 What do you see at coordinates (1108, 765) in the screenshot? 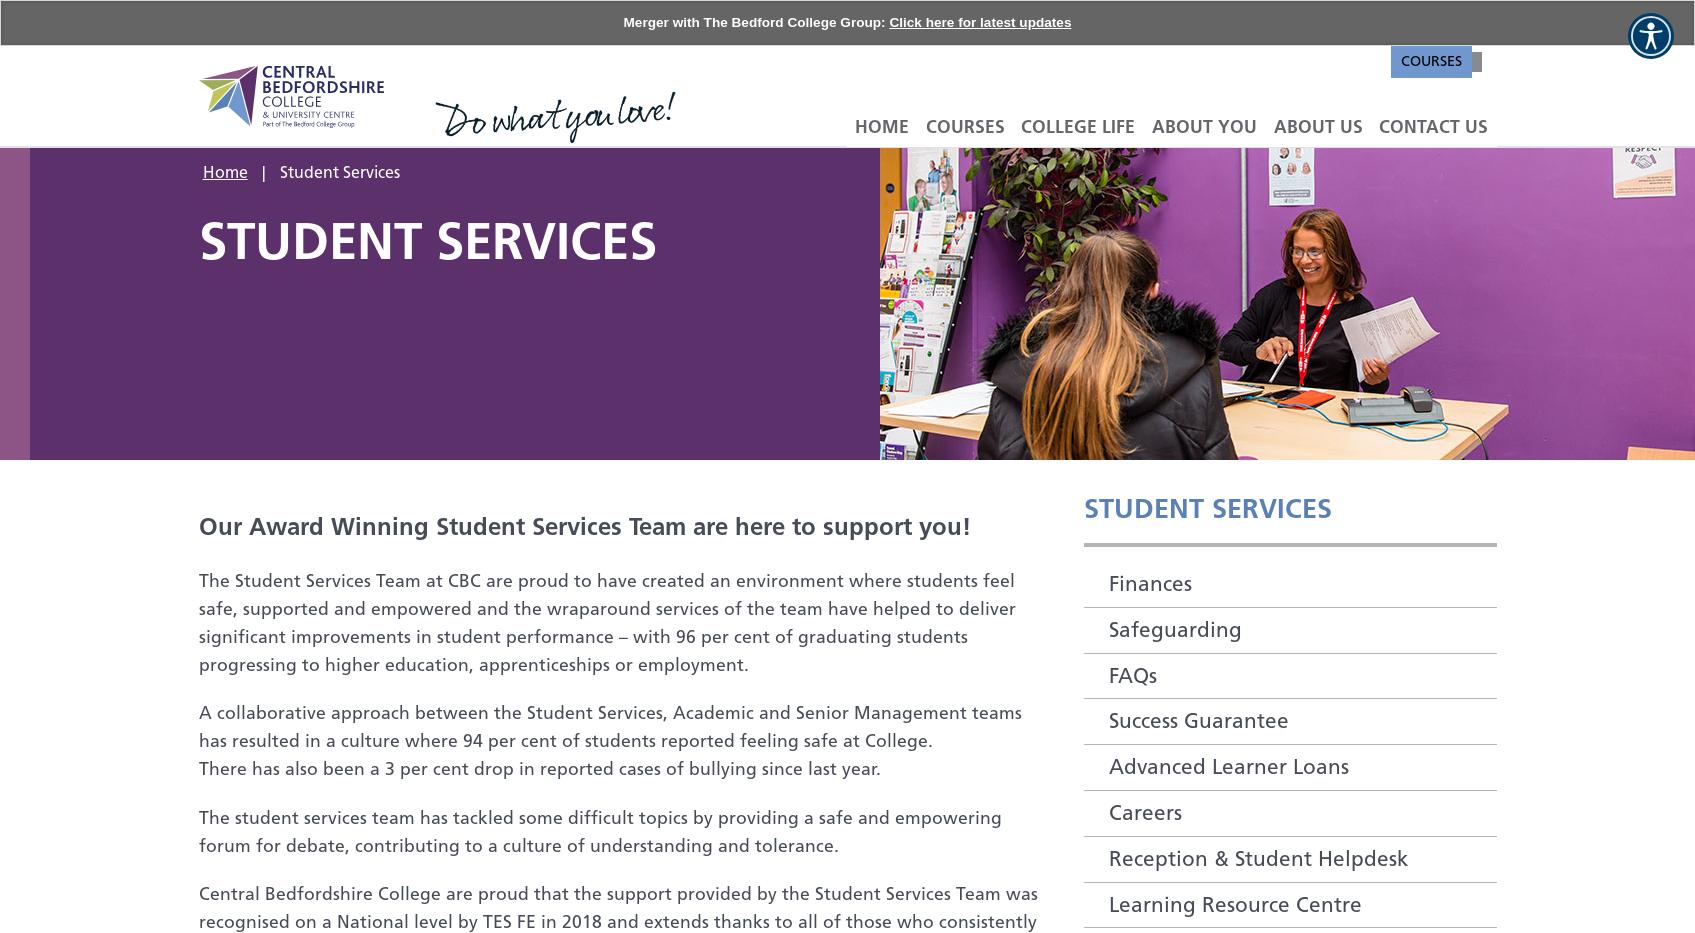
I see `'Advanced Learner Loans'` at bounding box center [1108, 765].